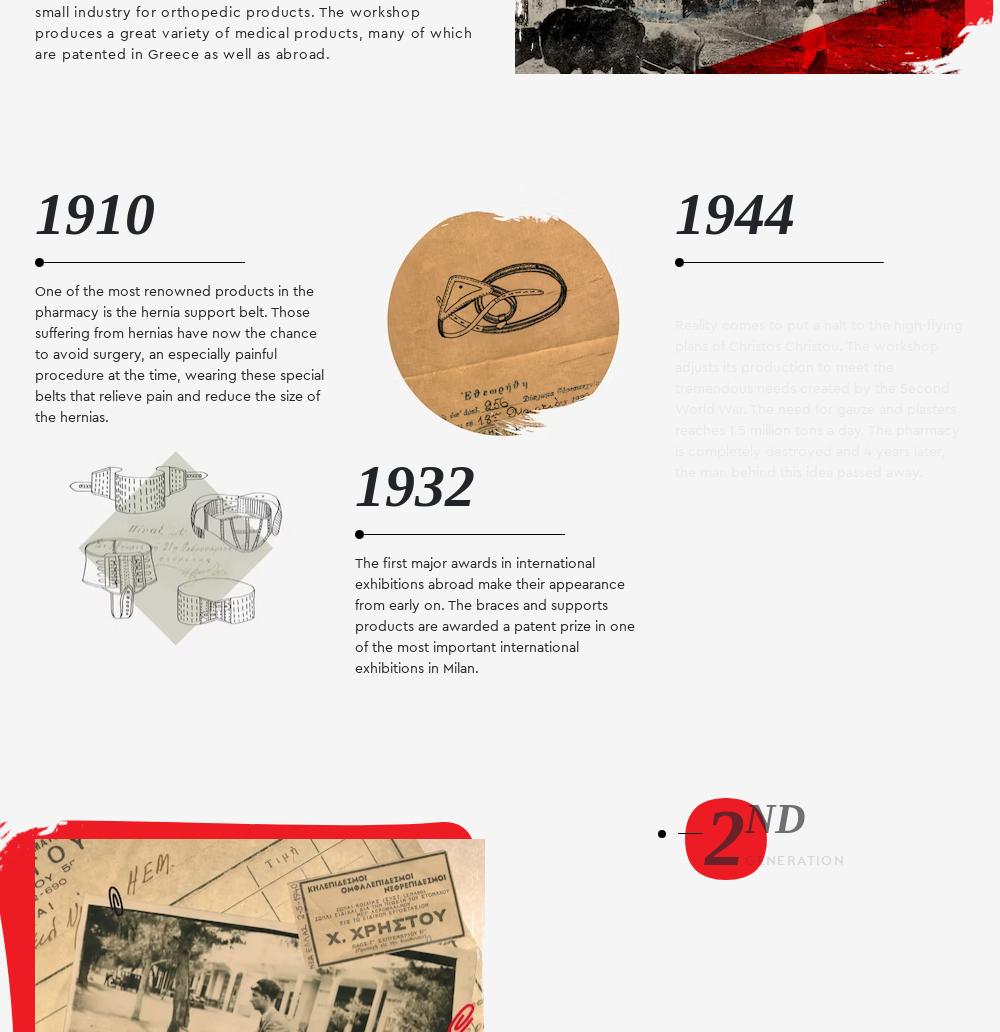  What do you see at coordinates (35, 212) in the screenshot?
I see `'1910'` at bounding box center [35, 212].